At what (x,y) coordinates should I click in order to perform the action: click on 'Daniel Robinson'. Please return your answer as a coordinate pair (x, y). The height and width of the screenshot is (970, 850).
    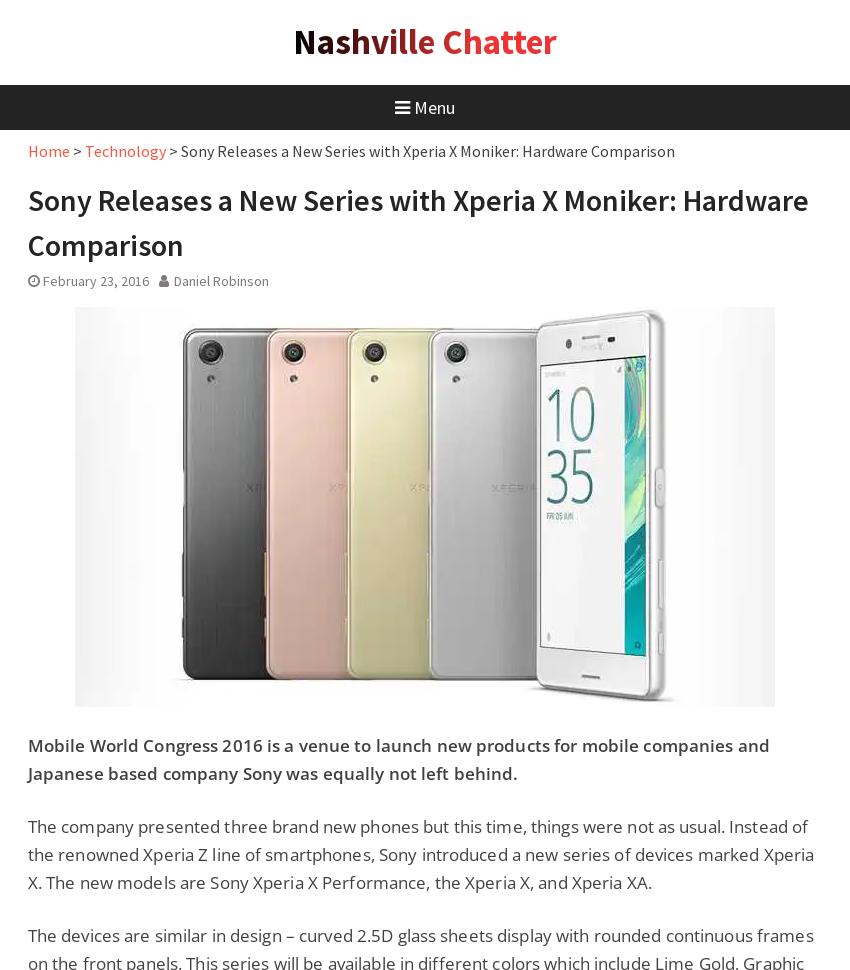
    Looking at the image, I should click on (220, 279).